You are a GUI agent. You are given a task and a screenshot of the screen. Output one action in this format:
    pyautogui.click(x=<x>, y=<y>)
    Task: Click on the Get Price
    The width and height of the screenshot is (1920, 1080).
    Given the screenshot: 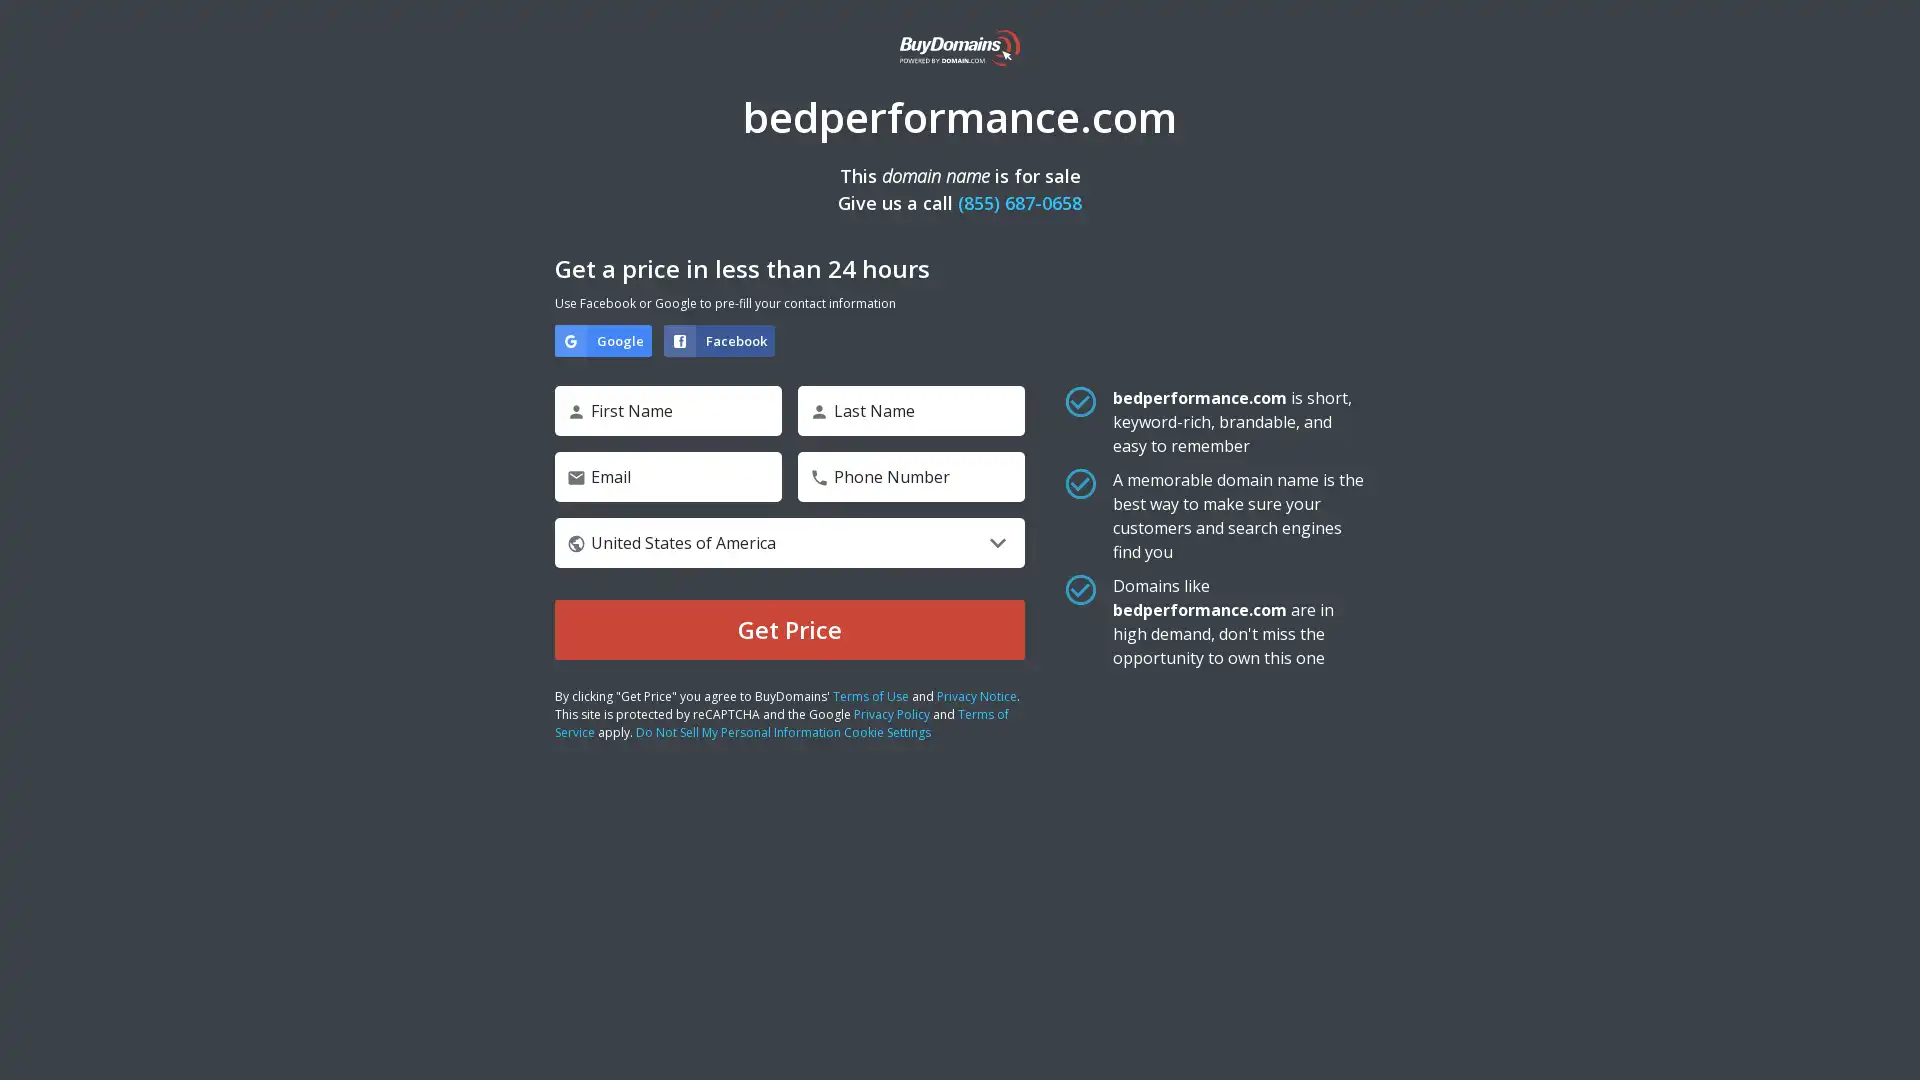 What is the action you would take?
    pyautogui.click(x=789, y=628)
    